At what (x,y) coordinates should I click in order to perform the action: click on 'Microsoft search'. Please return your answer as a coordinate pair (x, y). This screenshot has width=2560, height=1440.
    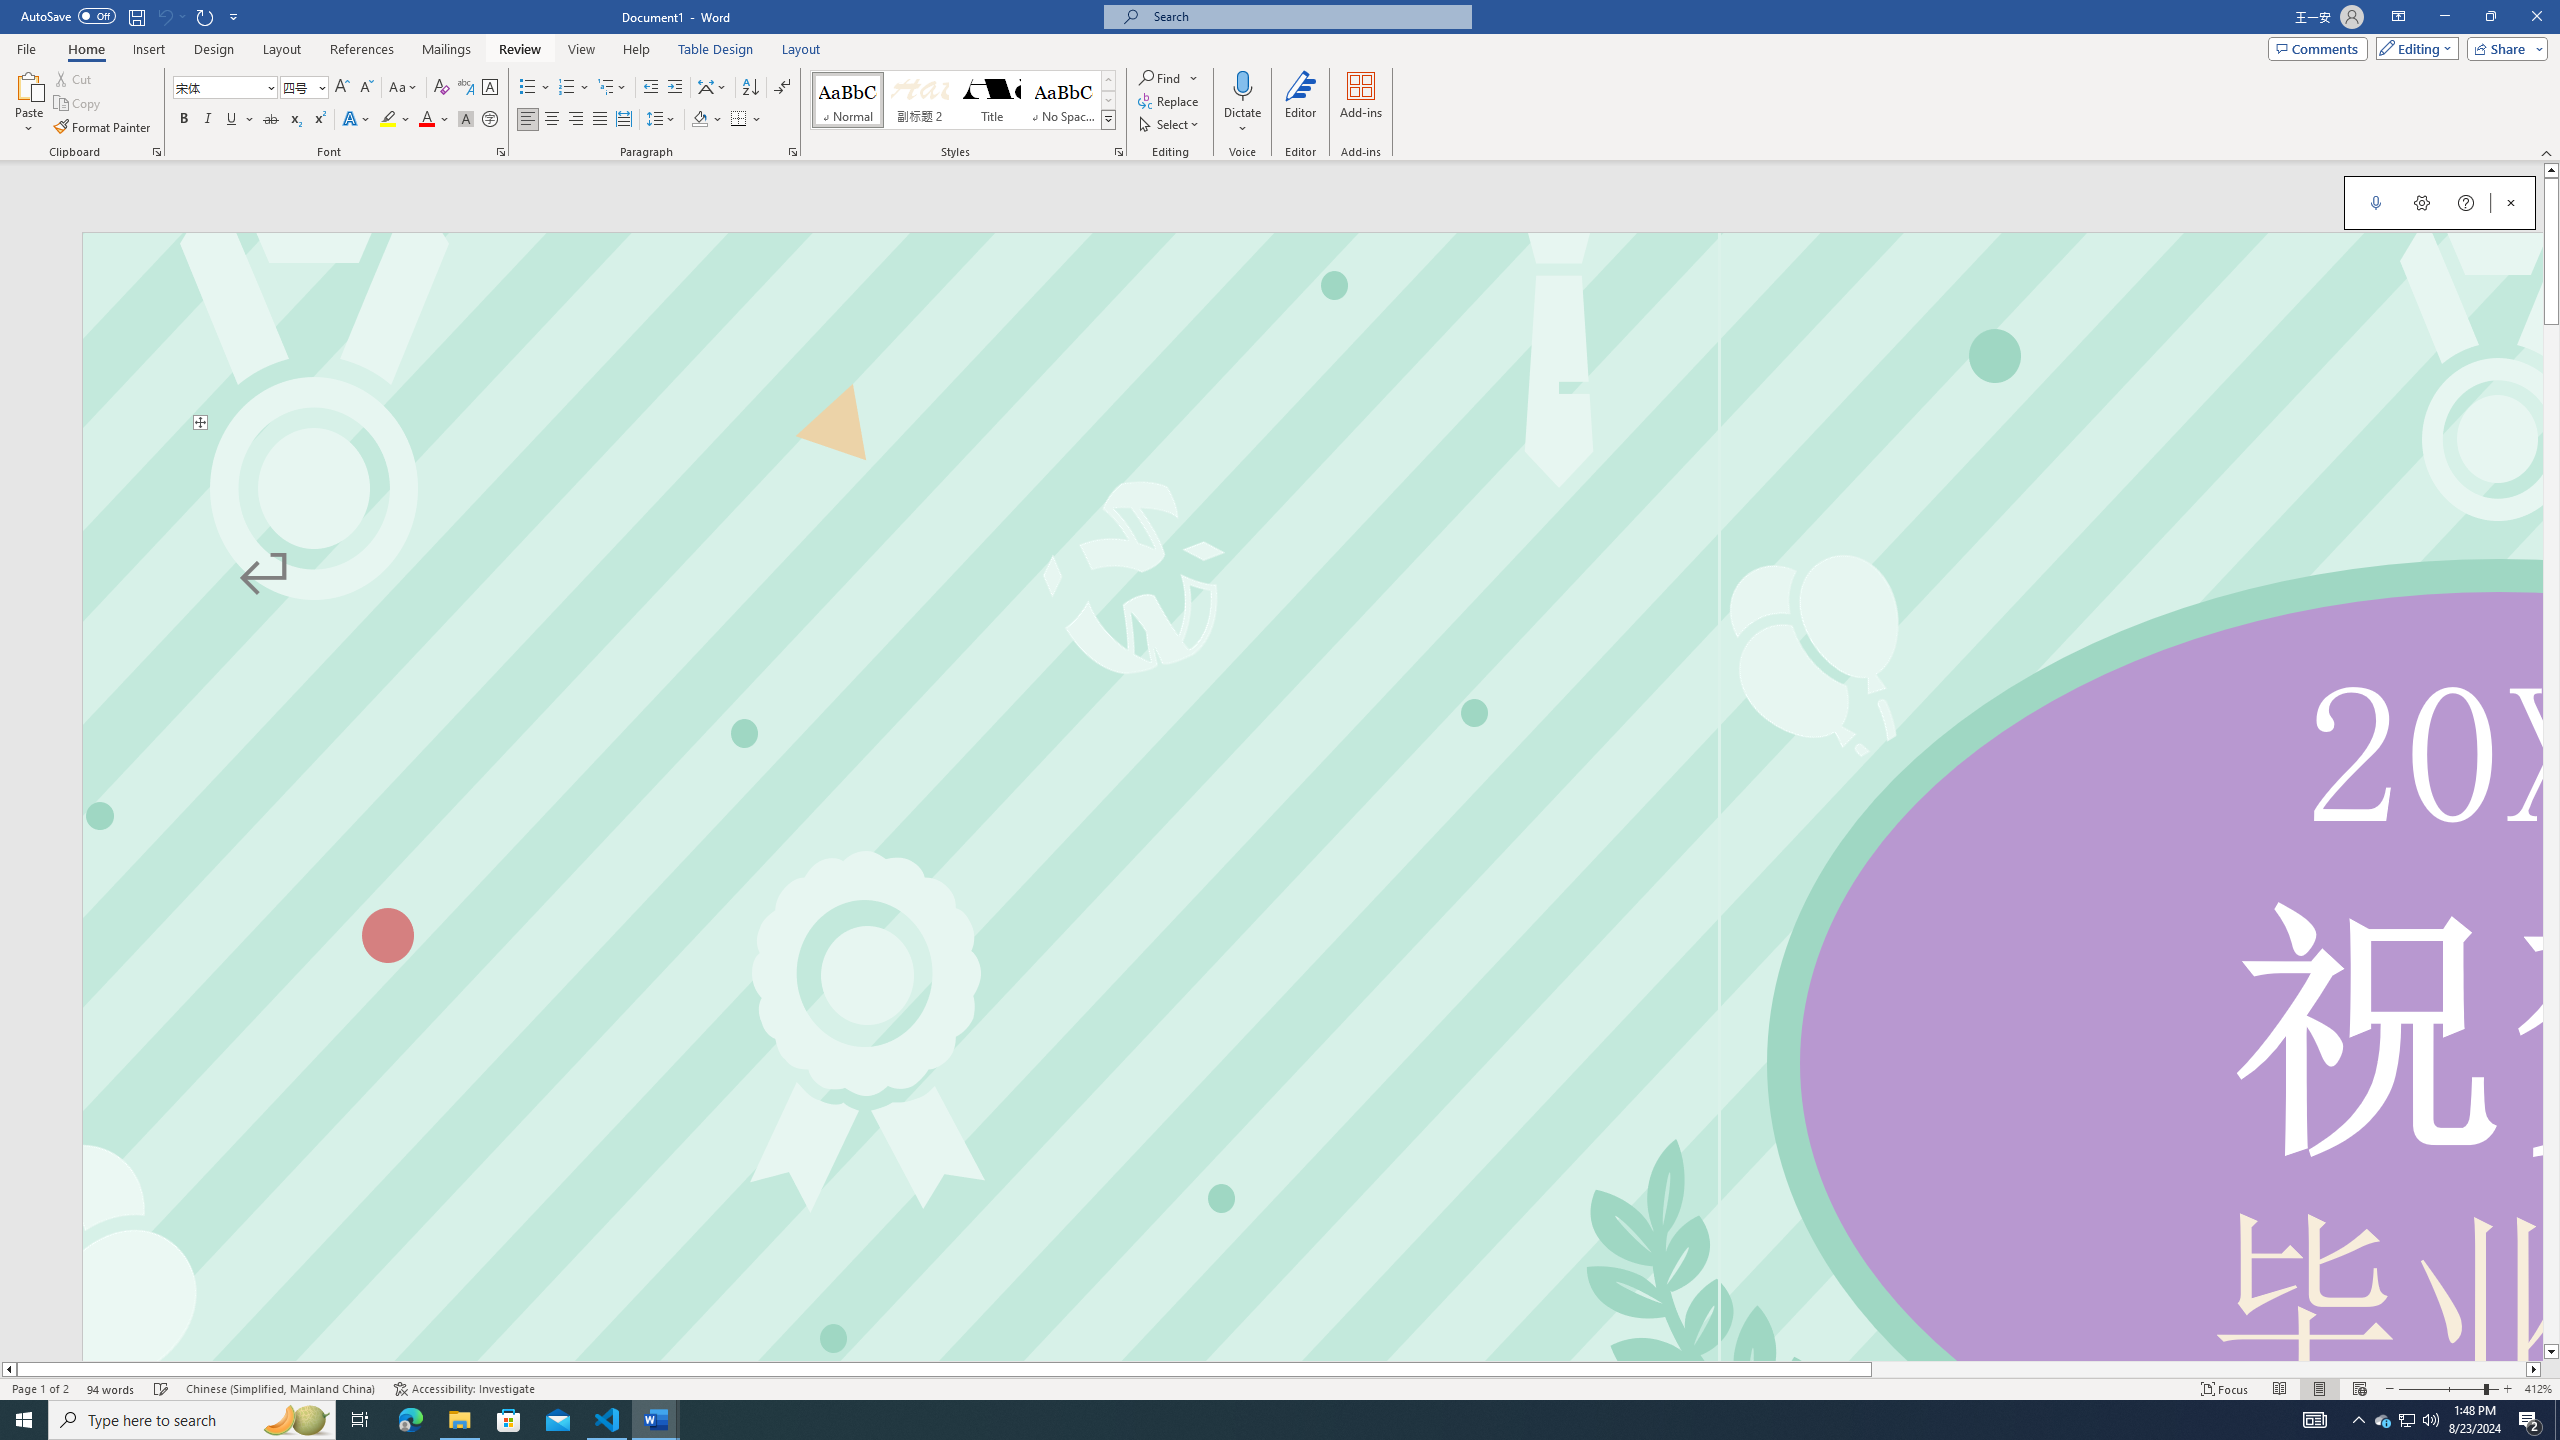
    Looking at the image, I should click on (1304, 16).